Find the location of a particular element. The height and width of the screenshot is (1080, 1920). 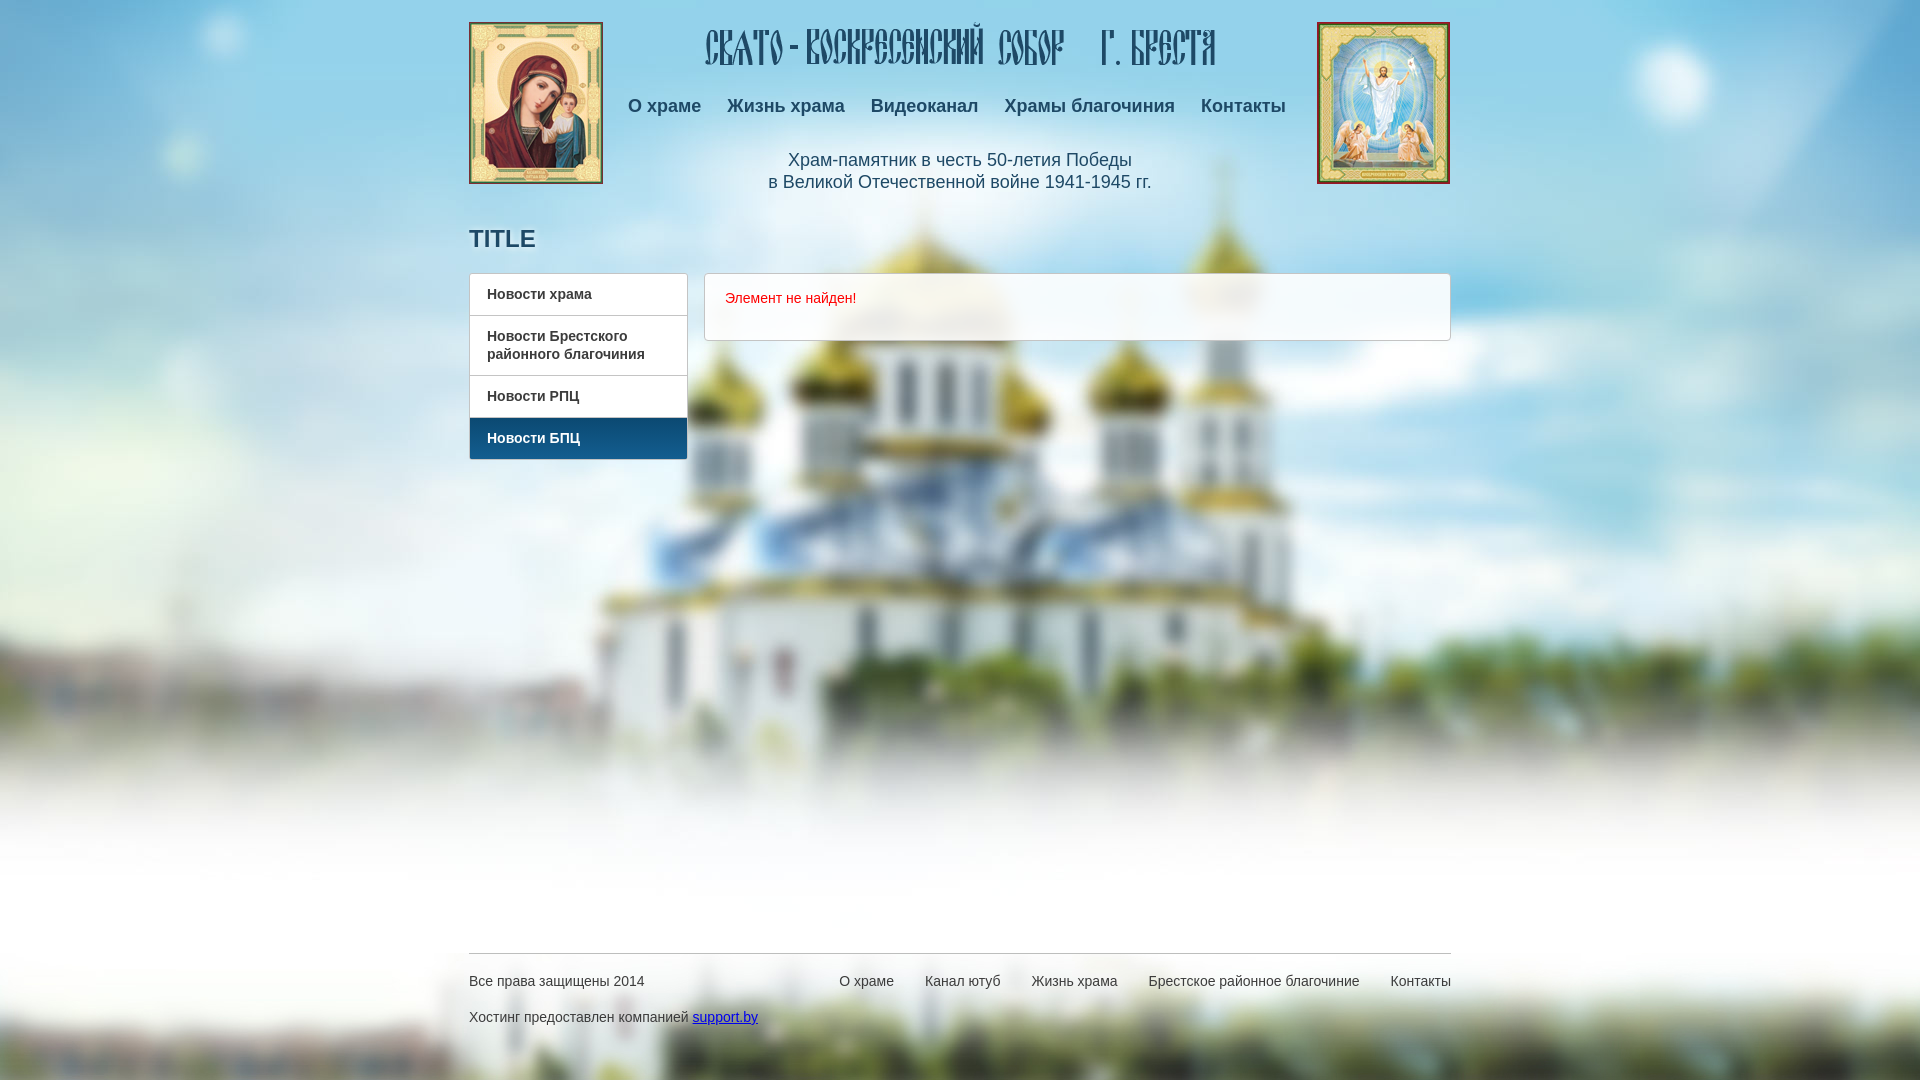

'support.by' is located at coordinates (692, 1017).